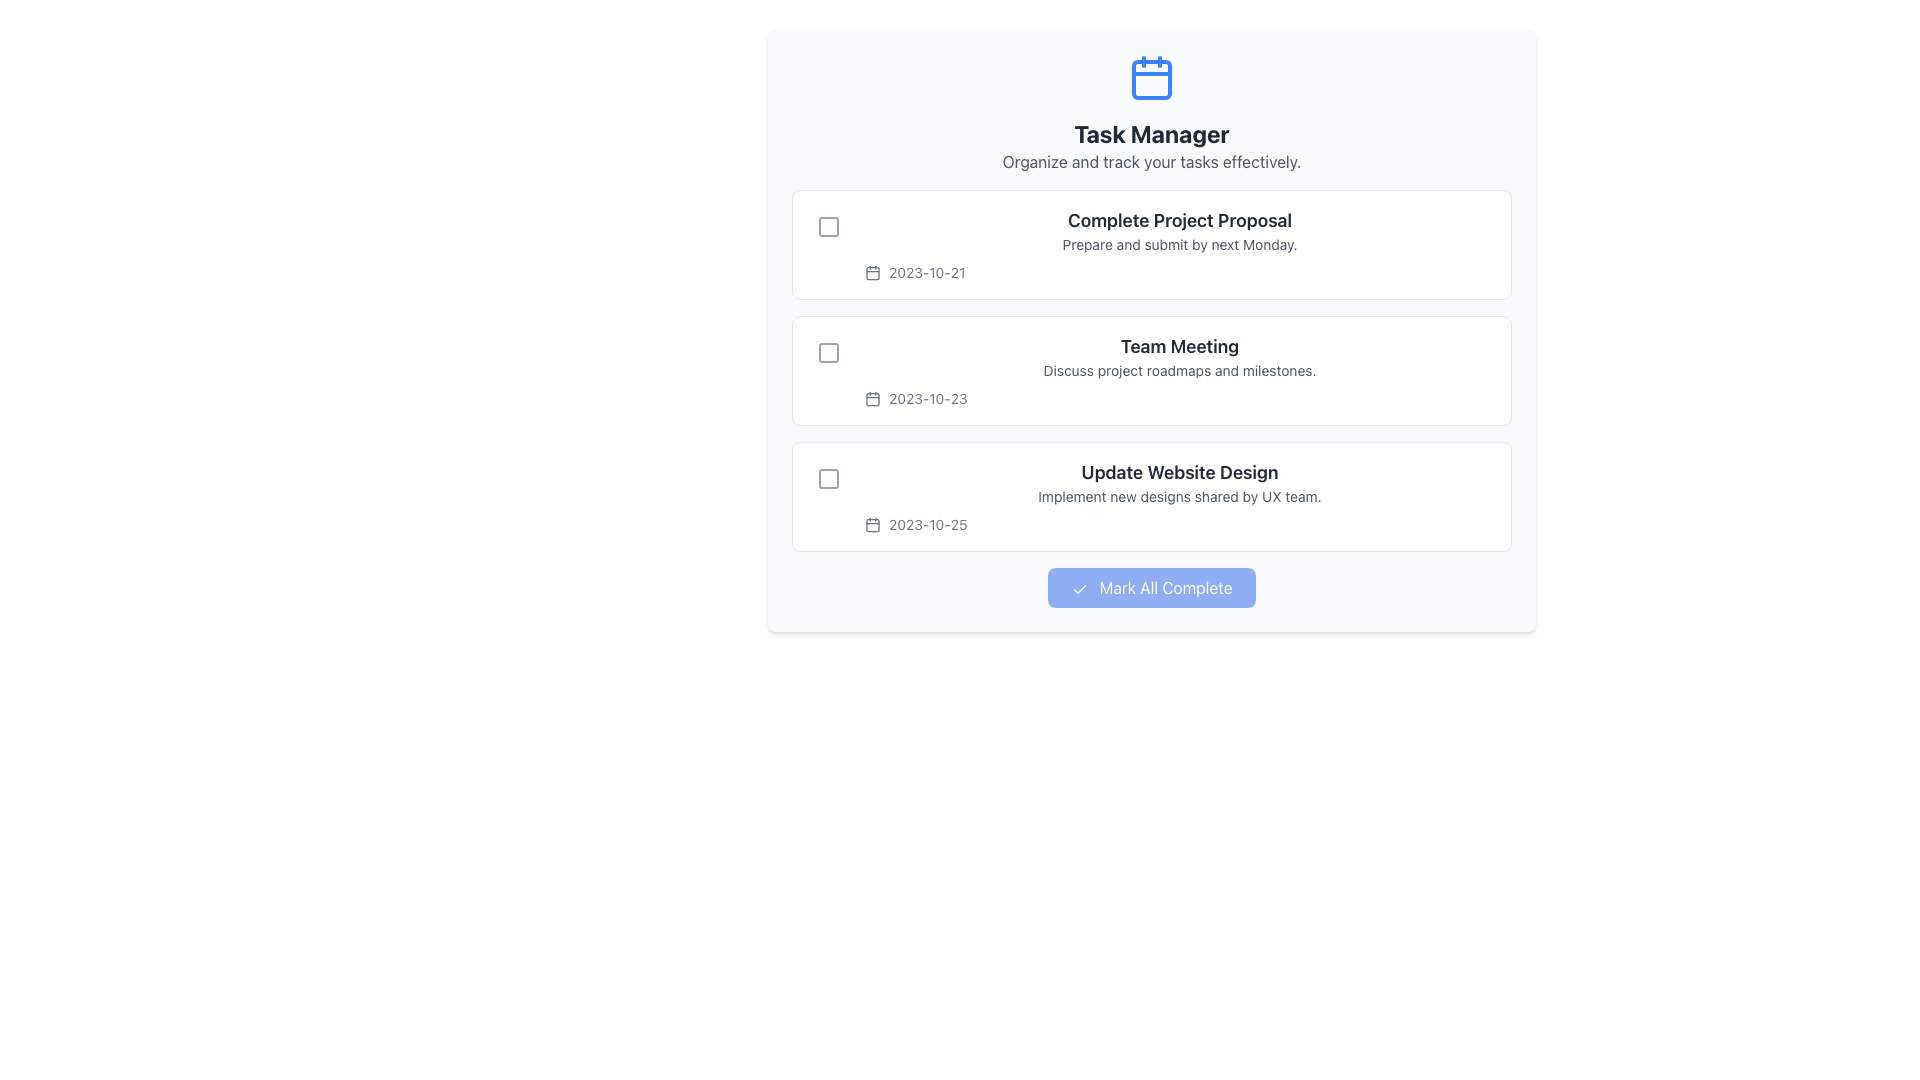 This screenshot has height=1080, width=1920. Describe the element at coordinates (1180, 473) in the screenshot. I see `text content of the Text Label located at the top of the third task item in the task manager interface, which summarizes the task's purpose or subject` at that location.